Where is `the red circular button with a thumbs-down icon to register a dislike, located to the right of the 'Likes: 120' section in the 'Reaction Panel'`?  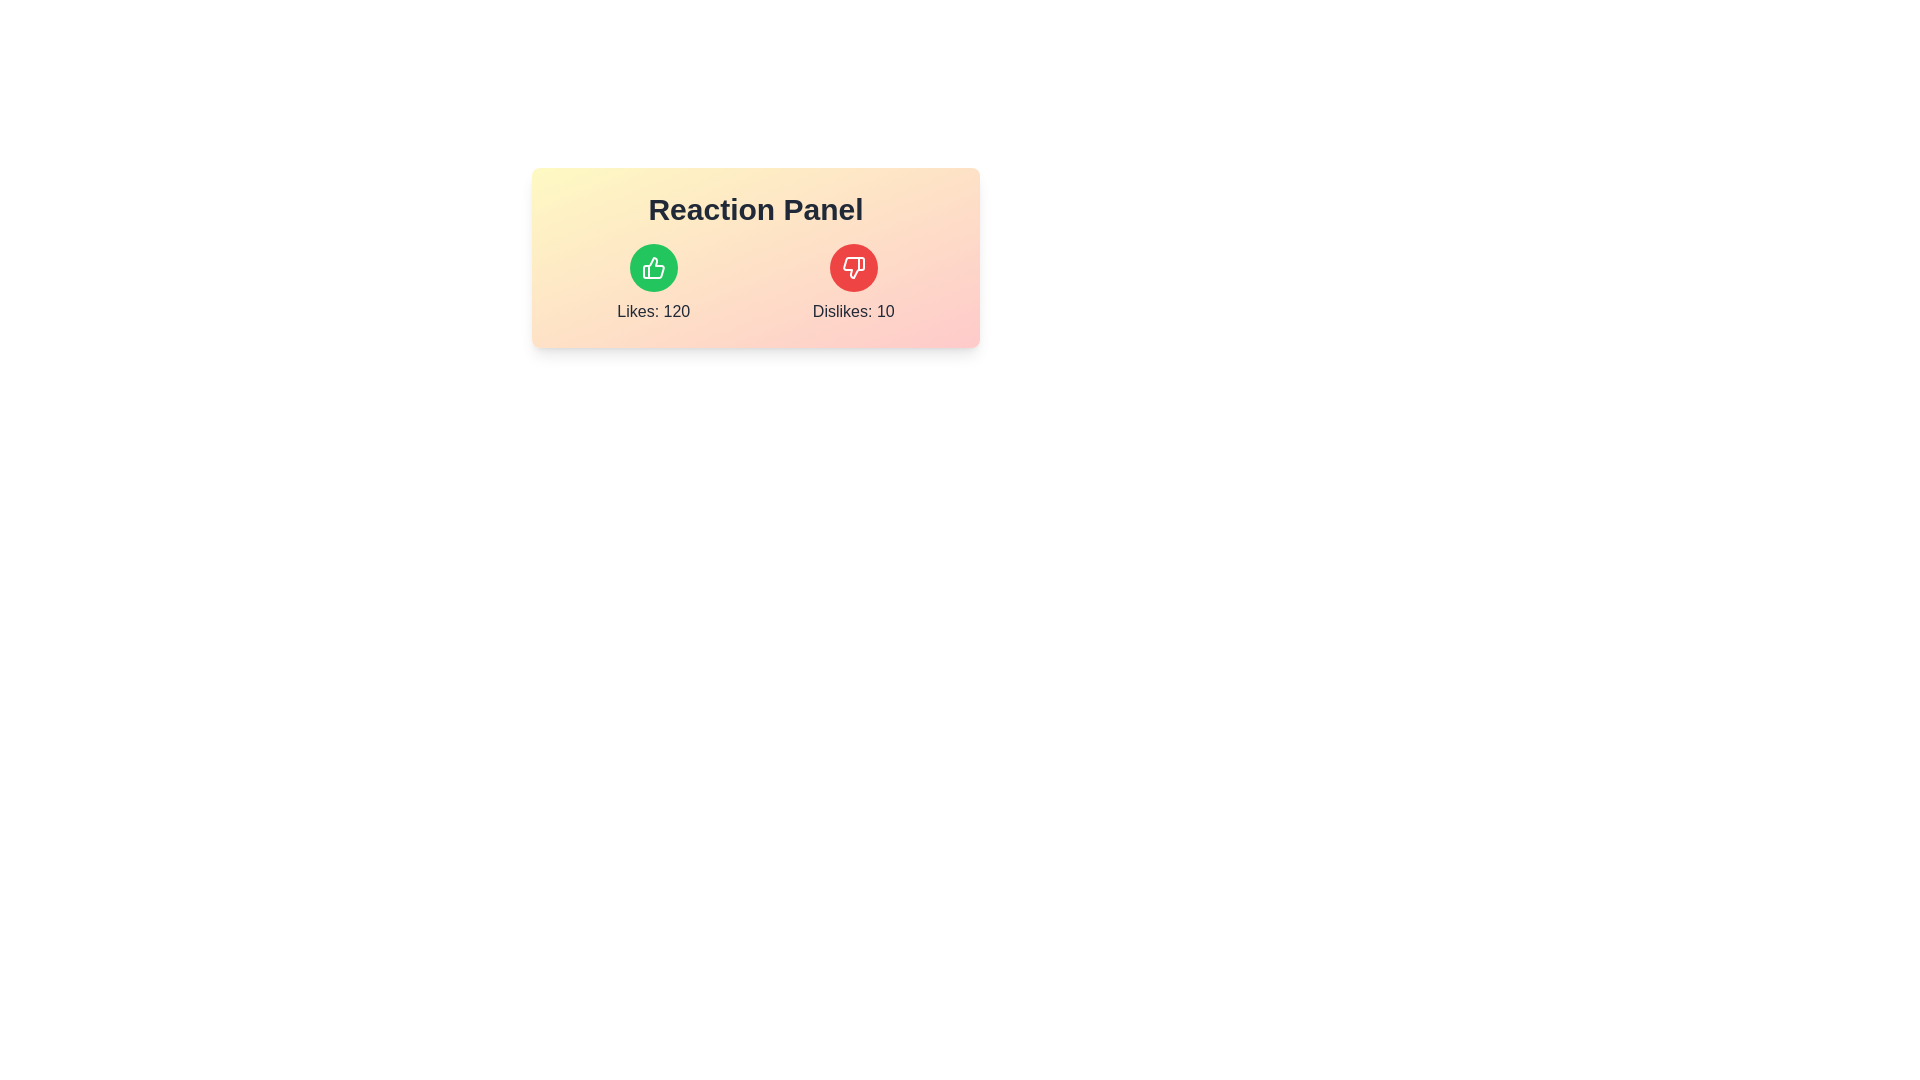 the red circular button with a thumbs-down icon to register a dislike, located to the right of the 'Likes: 120' section in the 'Reaction Panel' is located at coordinates (853, 284).